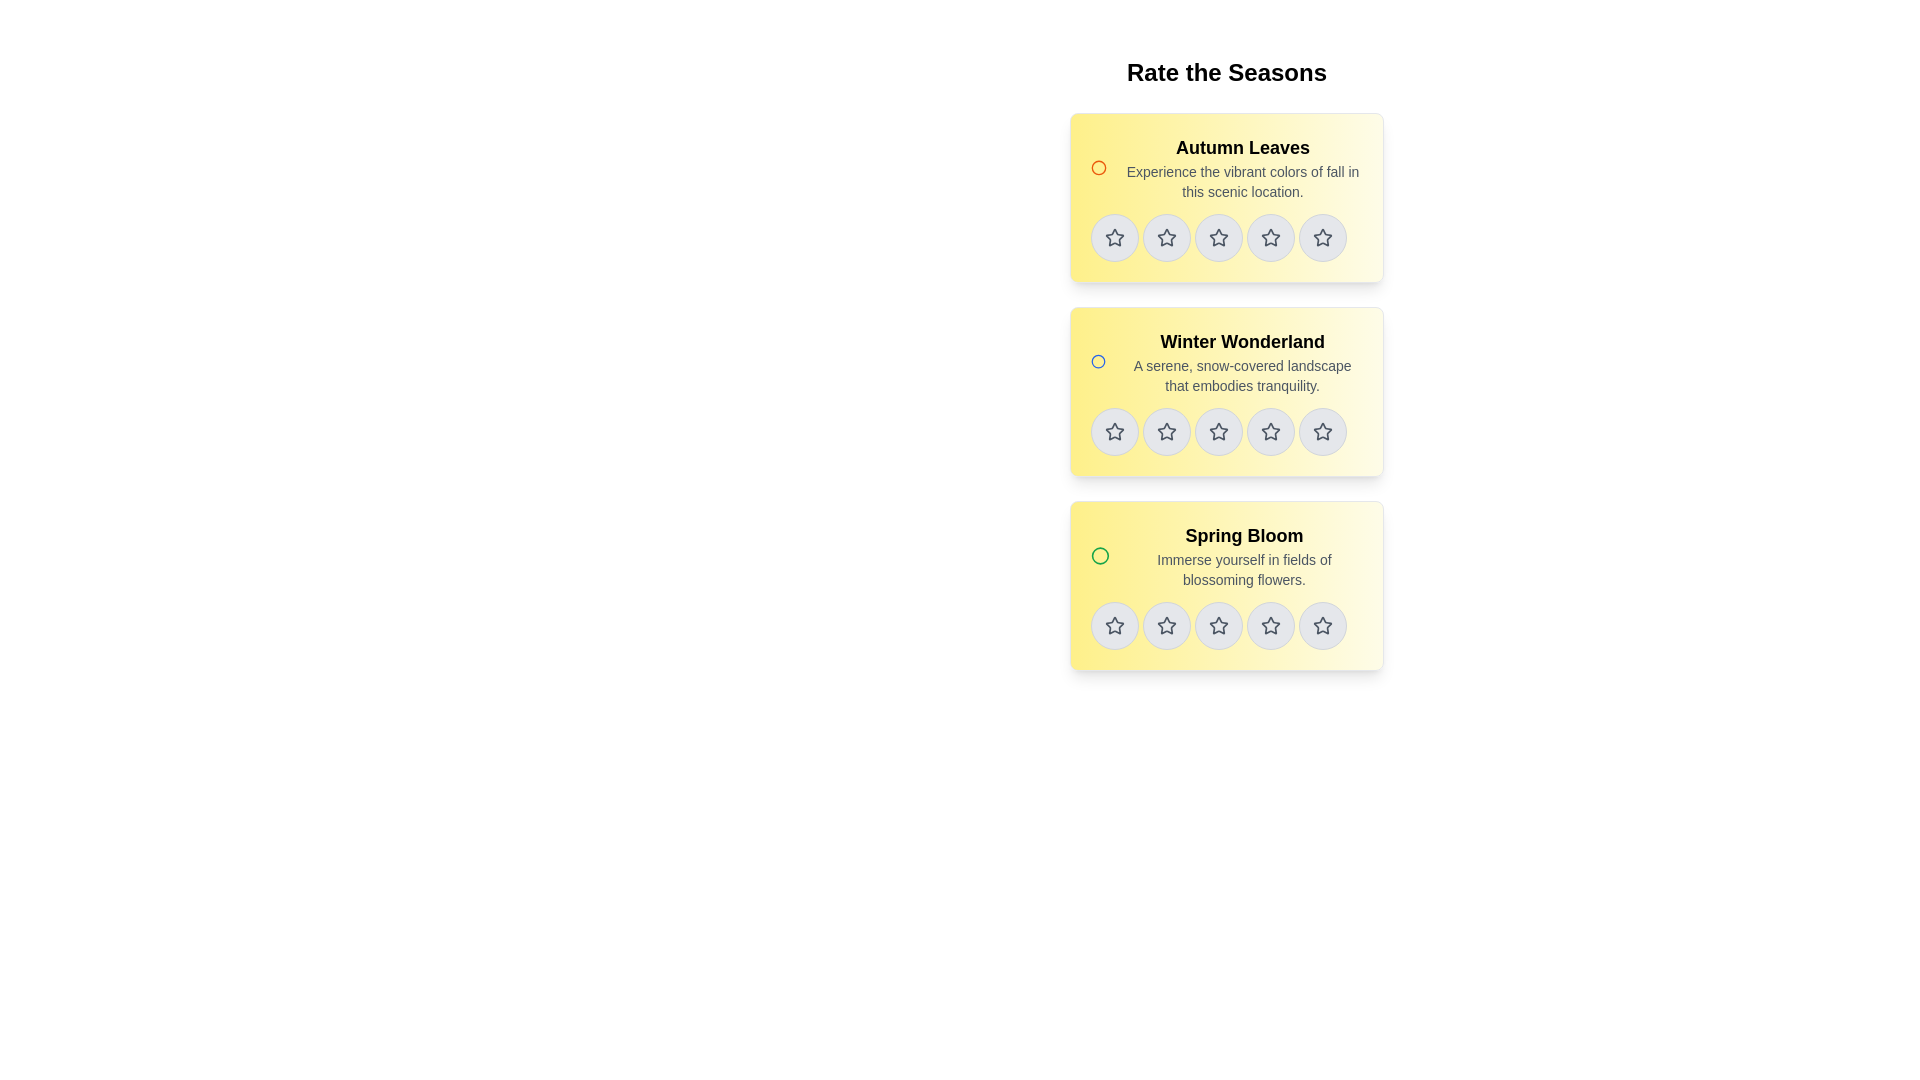  What do you see at coordinates (1226, 167) in the screenshot?
I see `the title and description text block located at the top of the first yellow rectangular card in the list of seasons` at bounding box center [1226, 167].